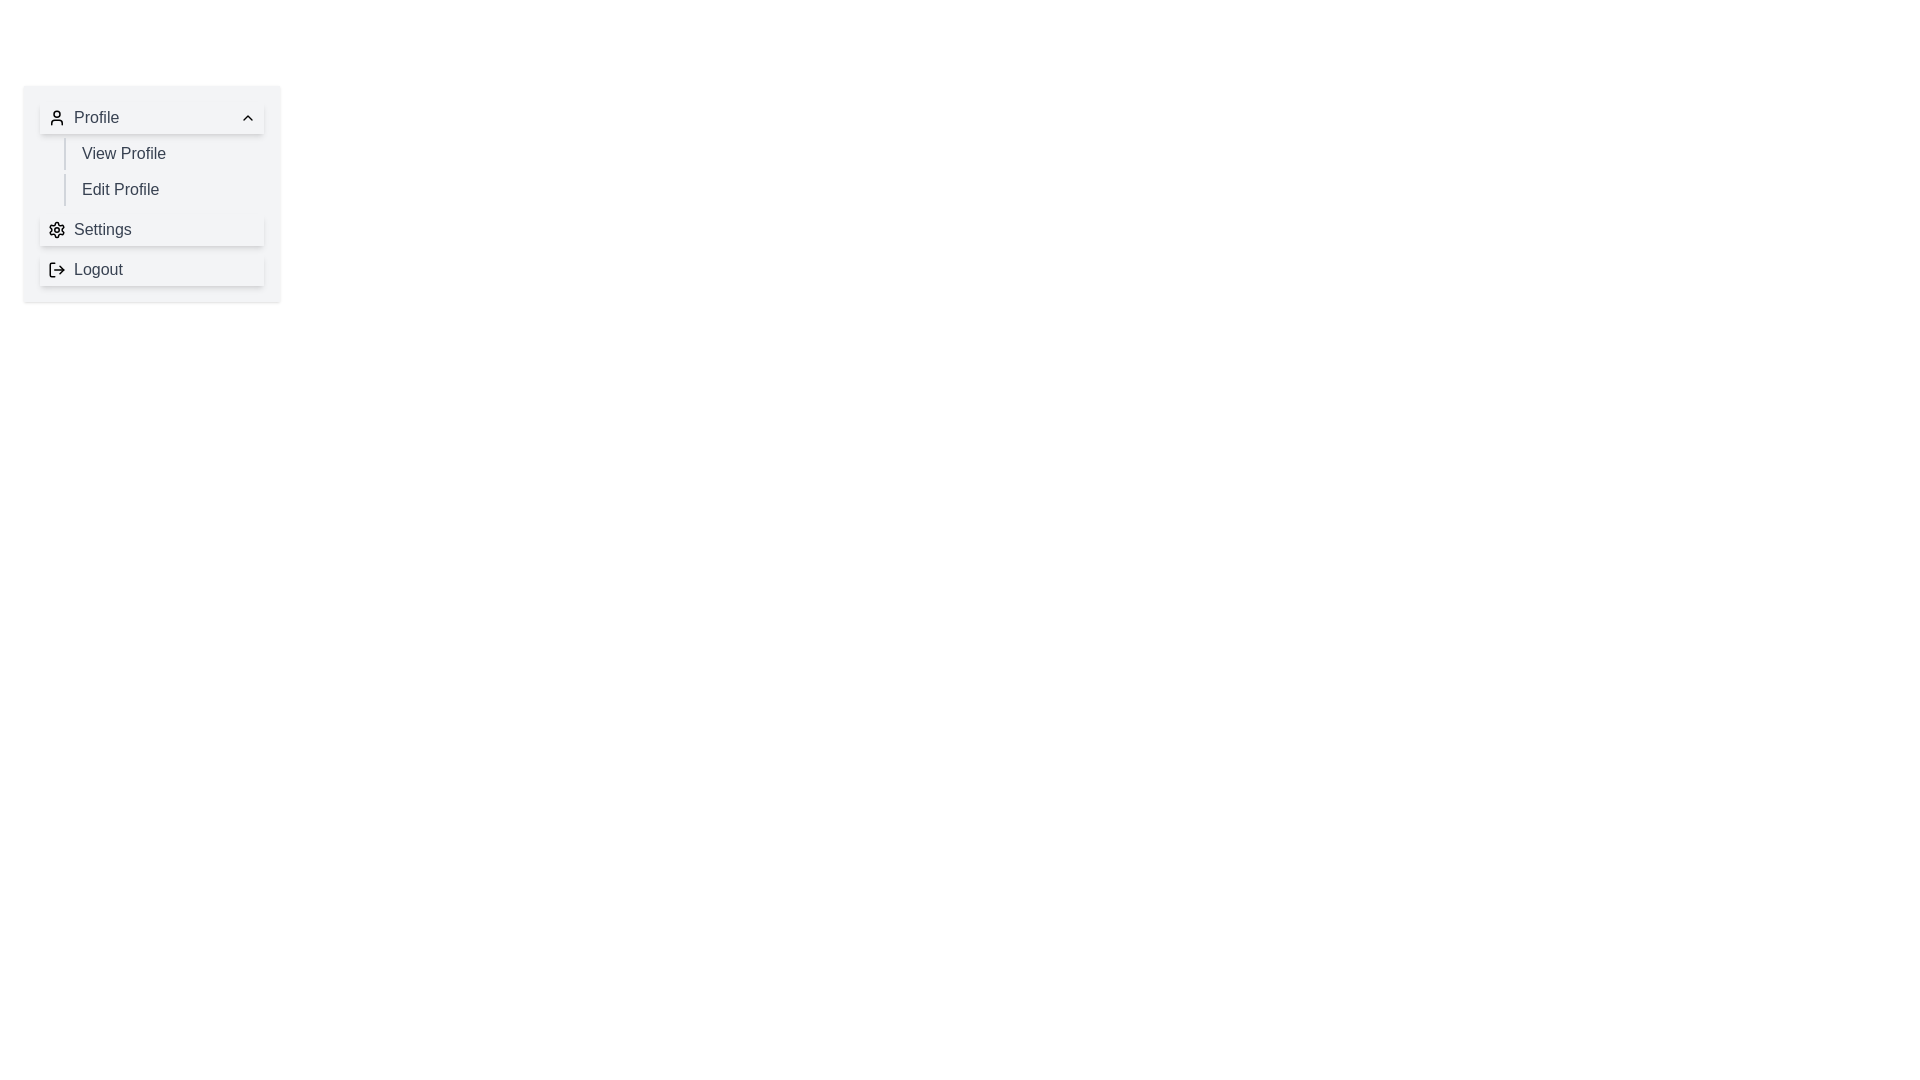 Image resolution: width=1920 pixels, height=1080 pixels. What do you see at coordinates (151, 193) in the screenshot?
I see `the third menu list item labeled 'Edit Profile' in the vertical navigation menu` at bounding box center [151, 193].